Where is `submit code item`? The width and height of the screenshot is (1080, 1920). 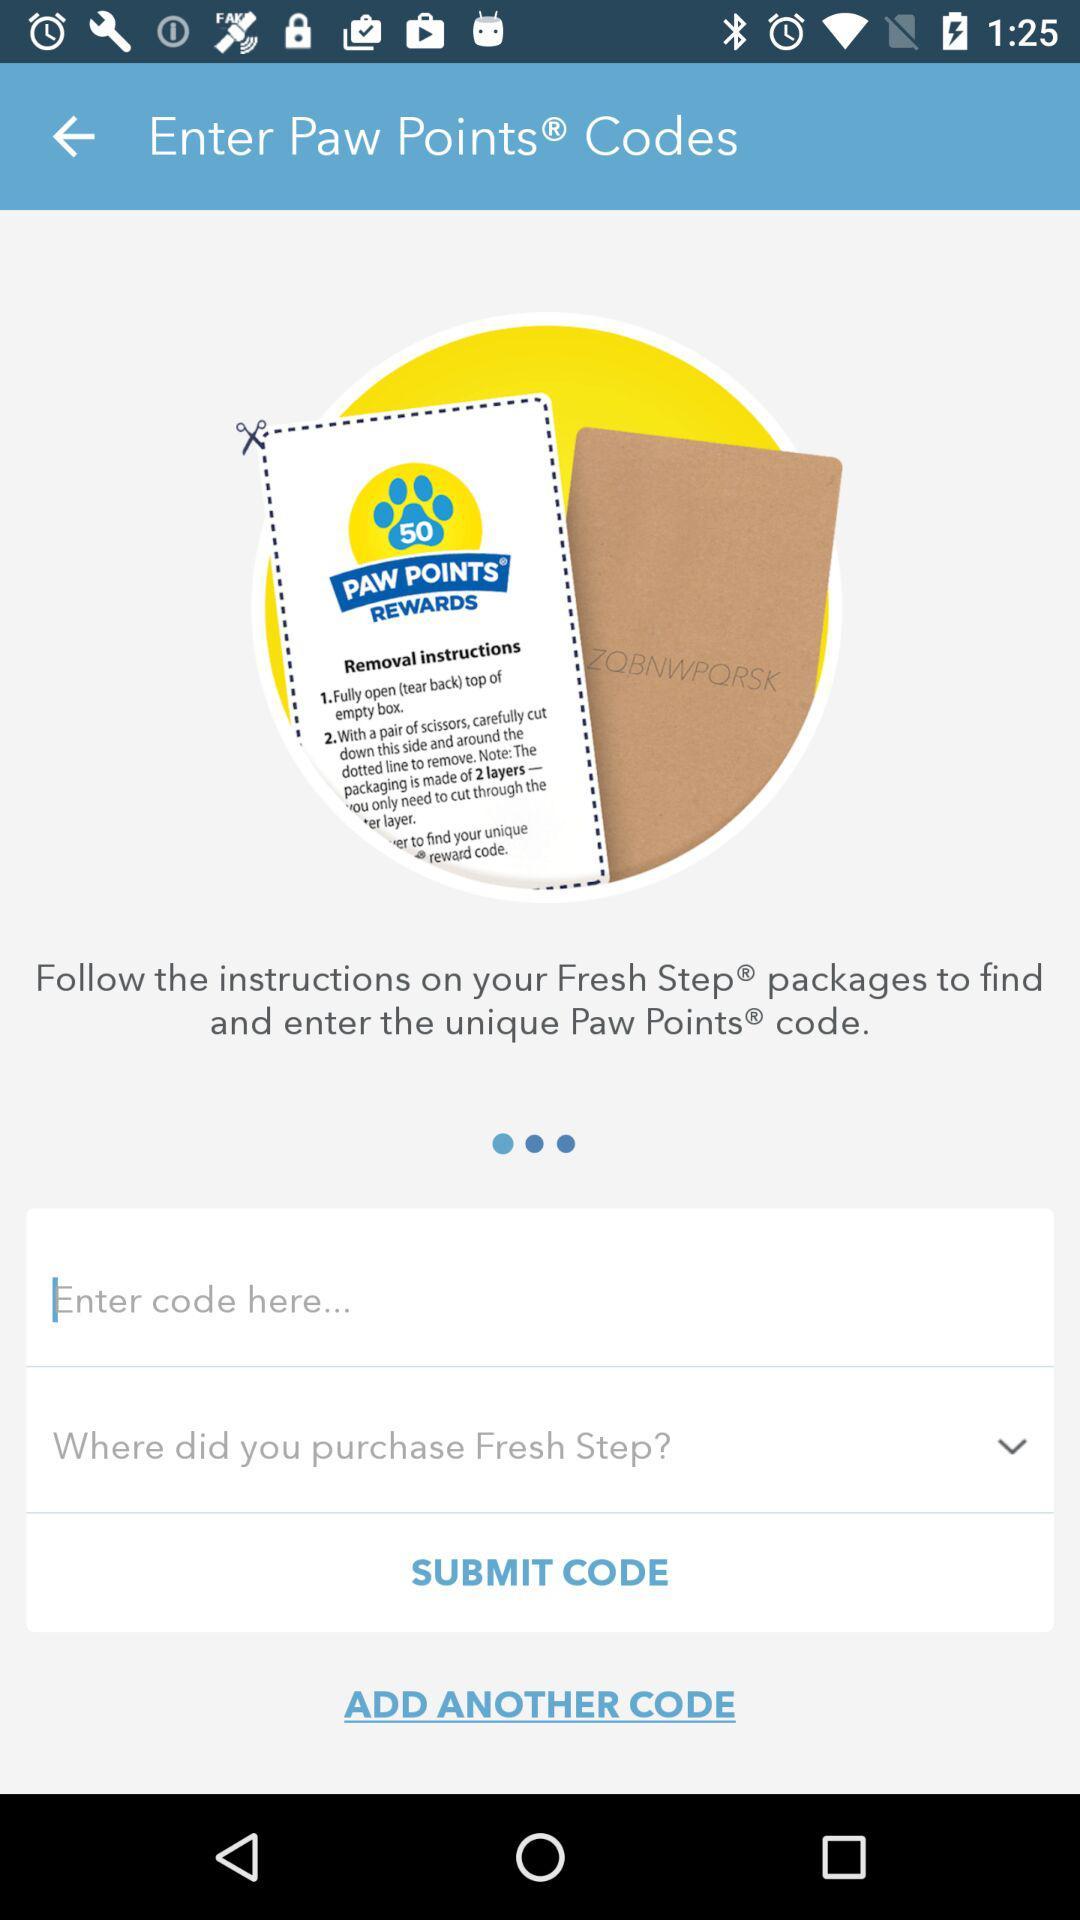
submit code item is located at coordinates (540, 1571).